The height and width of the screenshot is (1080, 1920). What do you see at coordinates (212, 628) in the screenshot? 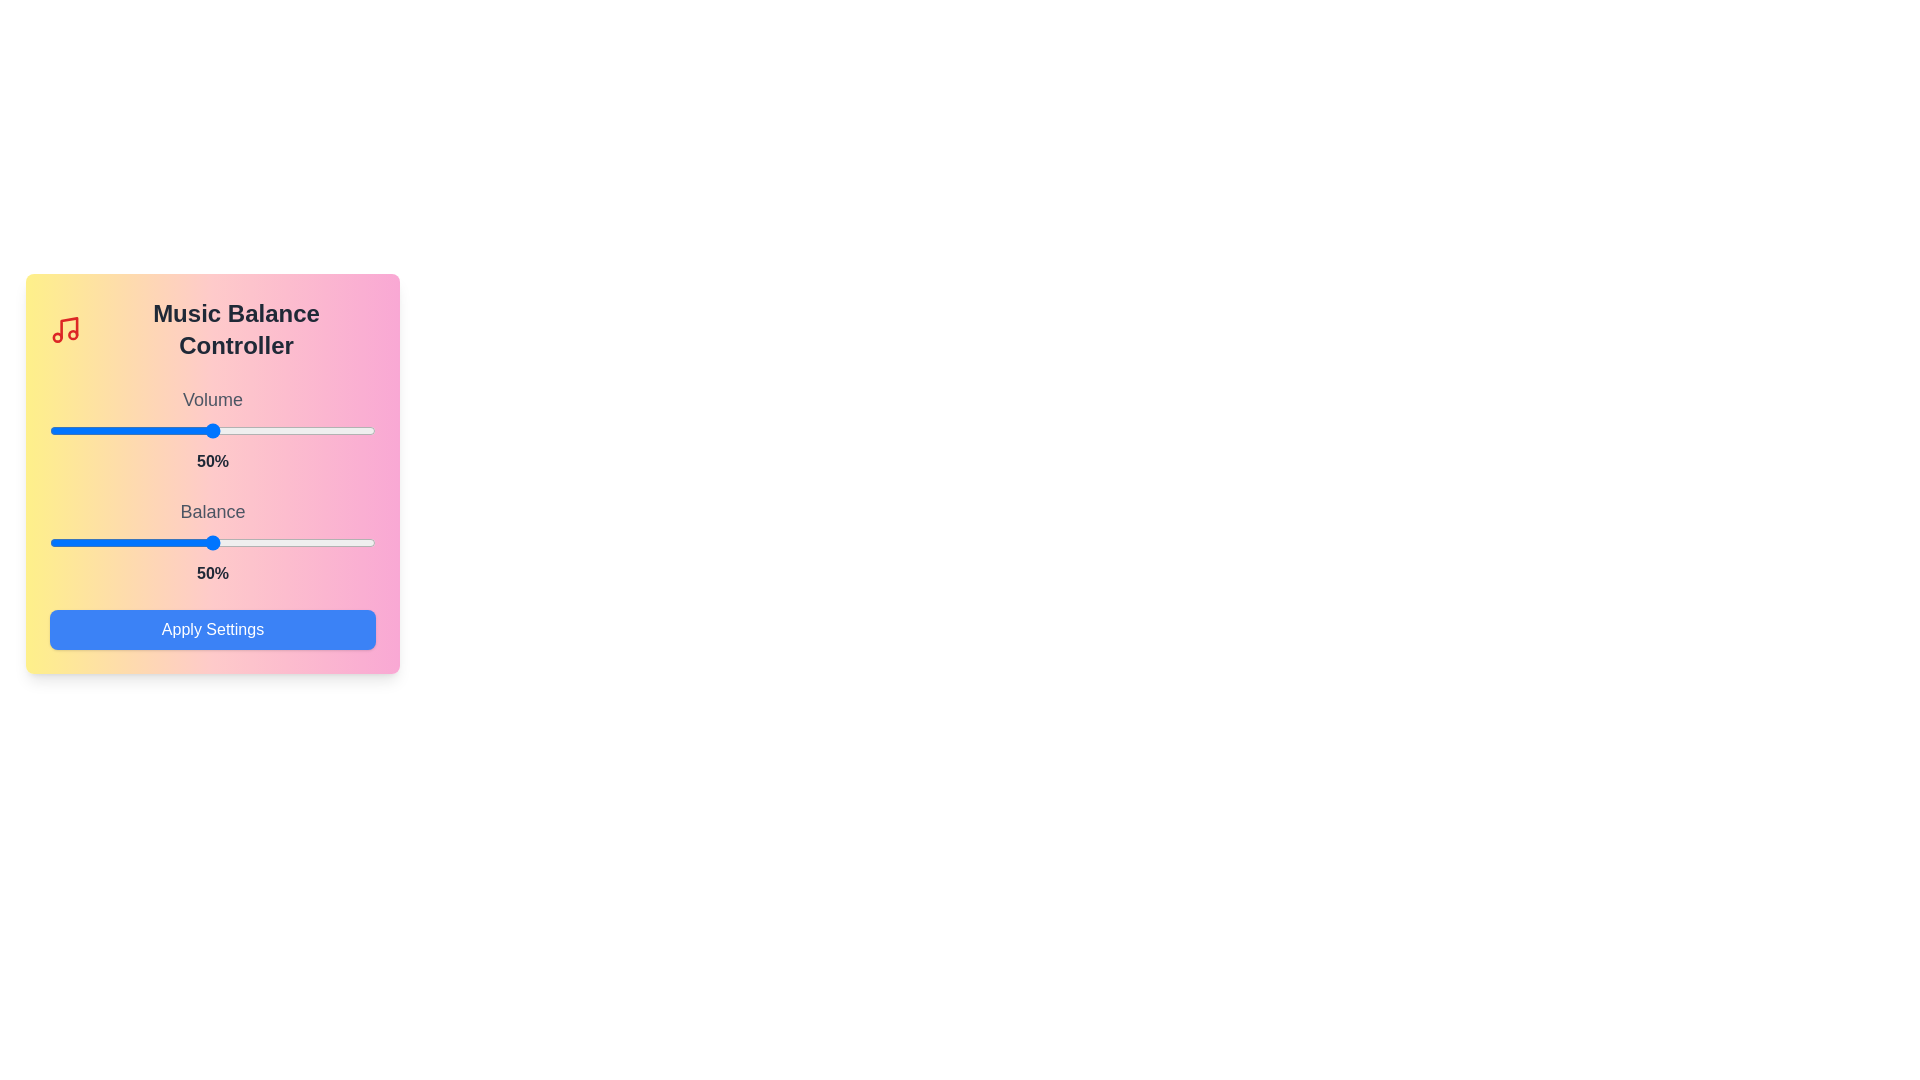
I see `the 'Apply Settings' button to apply the current volume and balance settings` at bounding box center [212, 628].